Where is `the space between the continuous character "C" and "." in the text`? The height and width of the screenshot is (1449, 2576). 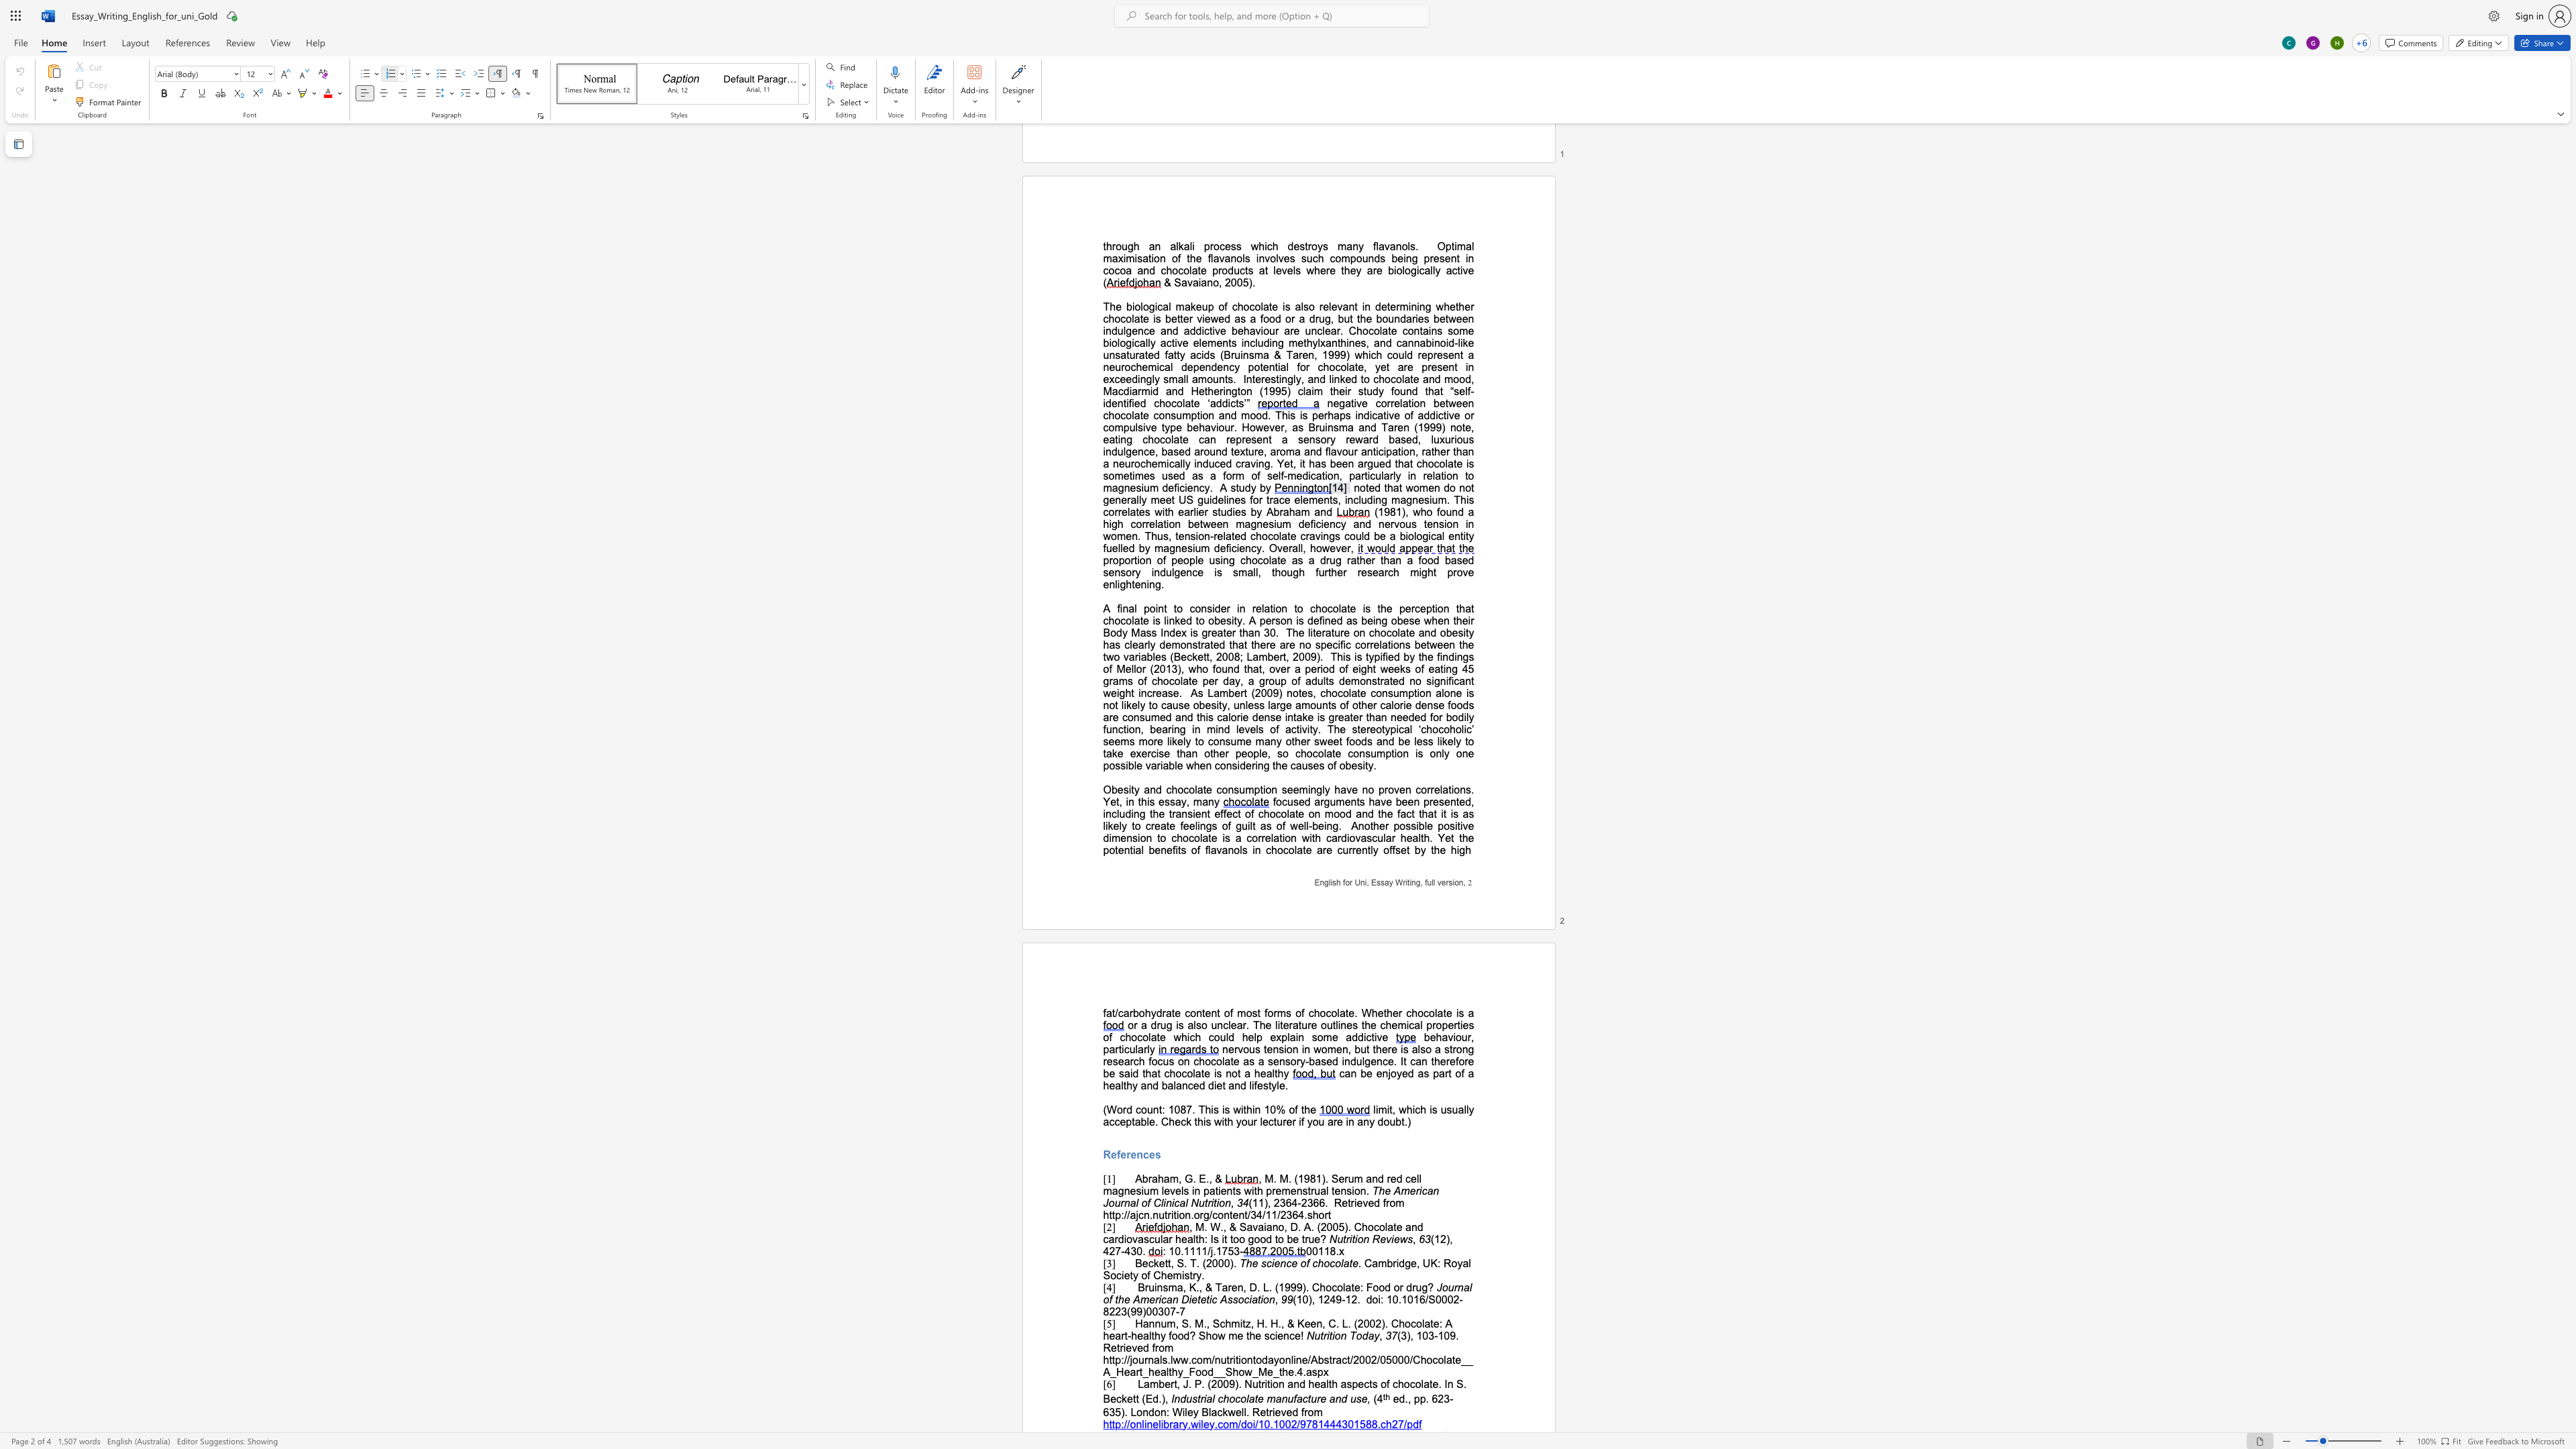 the space between the continuous character "C" and "." in the text is located at coordinates (1334, 1322).